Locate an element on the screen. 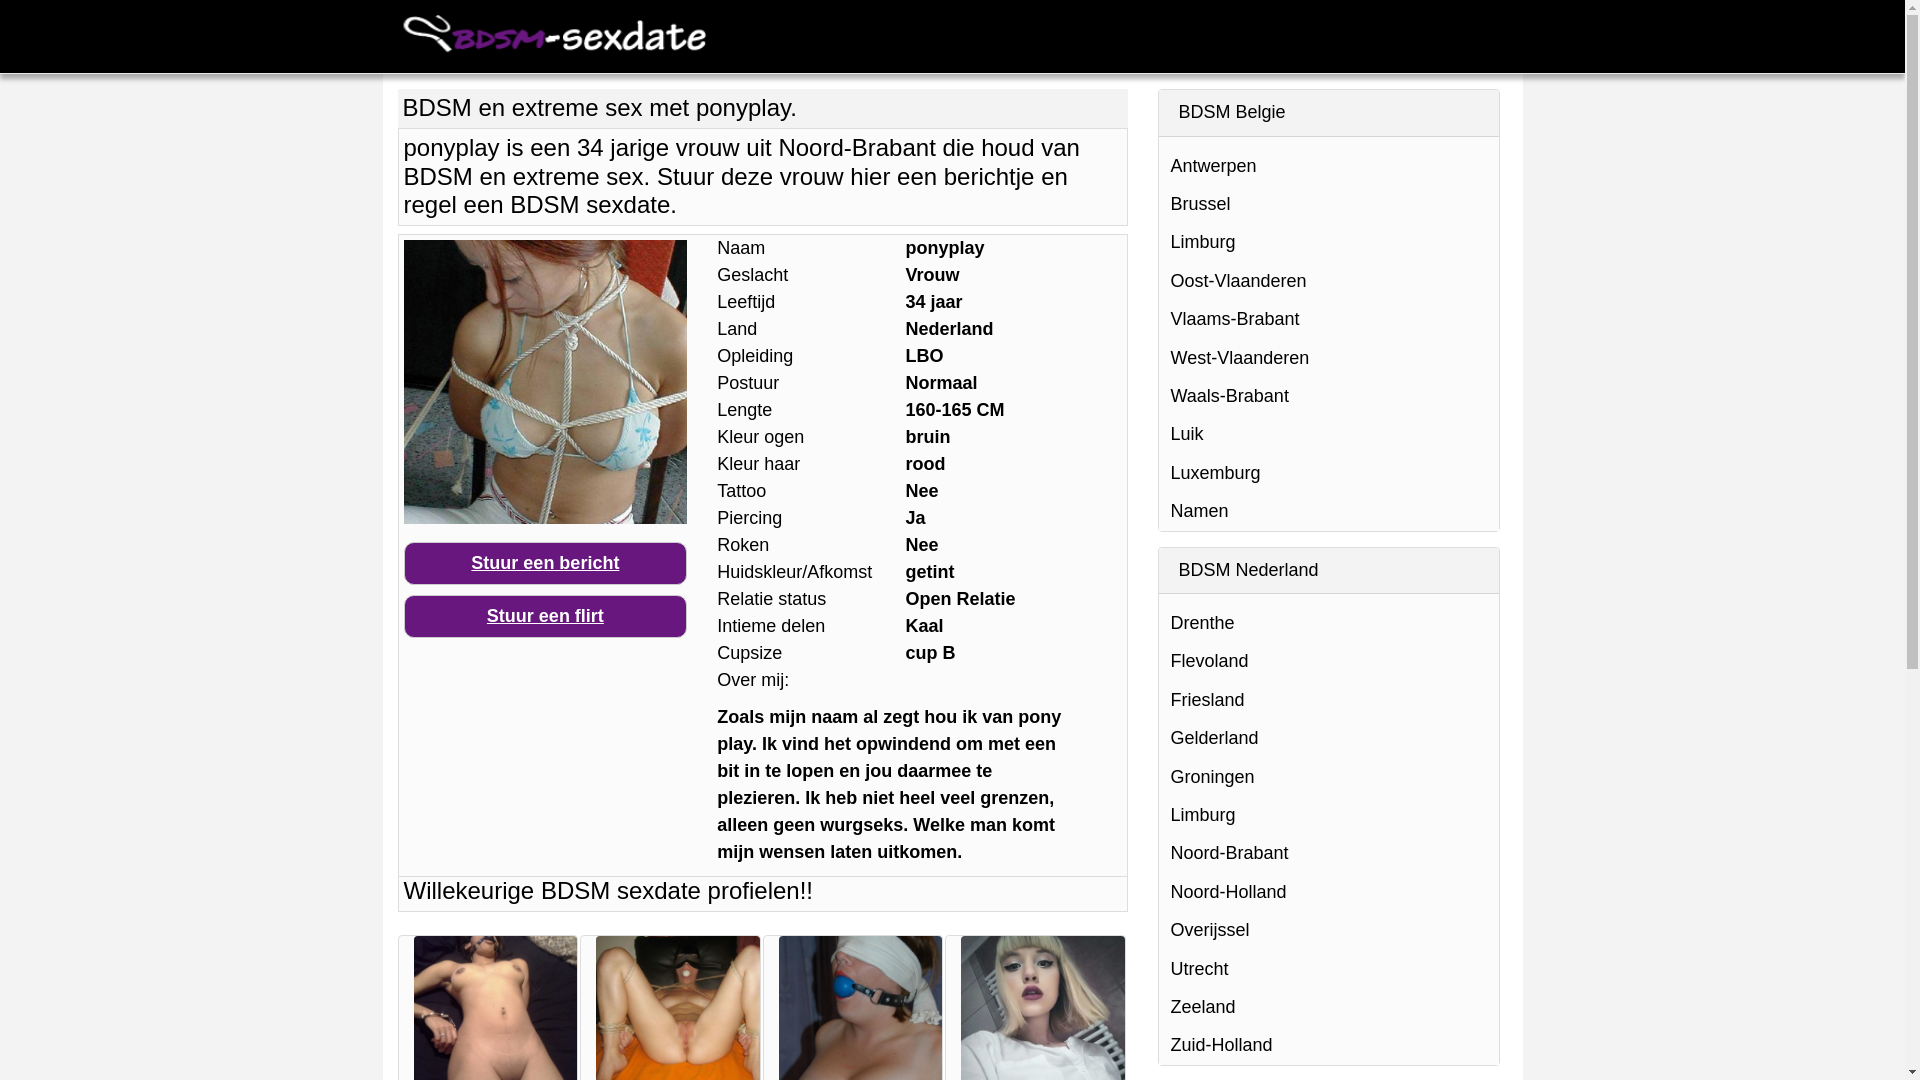 The height and width of the screenshot is (1080, 1920). 'Zeeland' is located at coordinates (1328, 1006).